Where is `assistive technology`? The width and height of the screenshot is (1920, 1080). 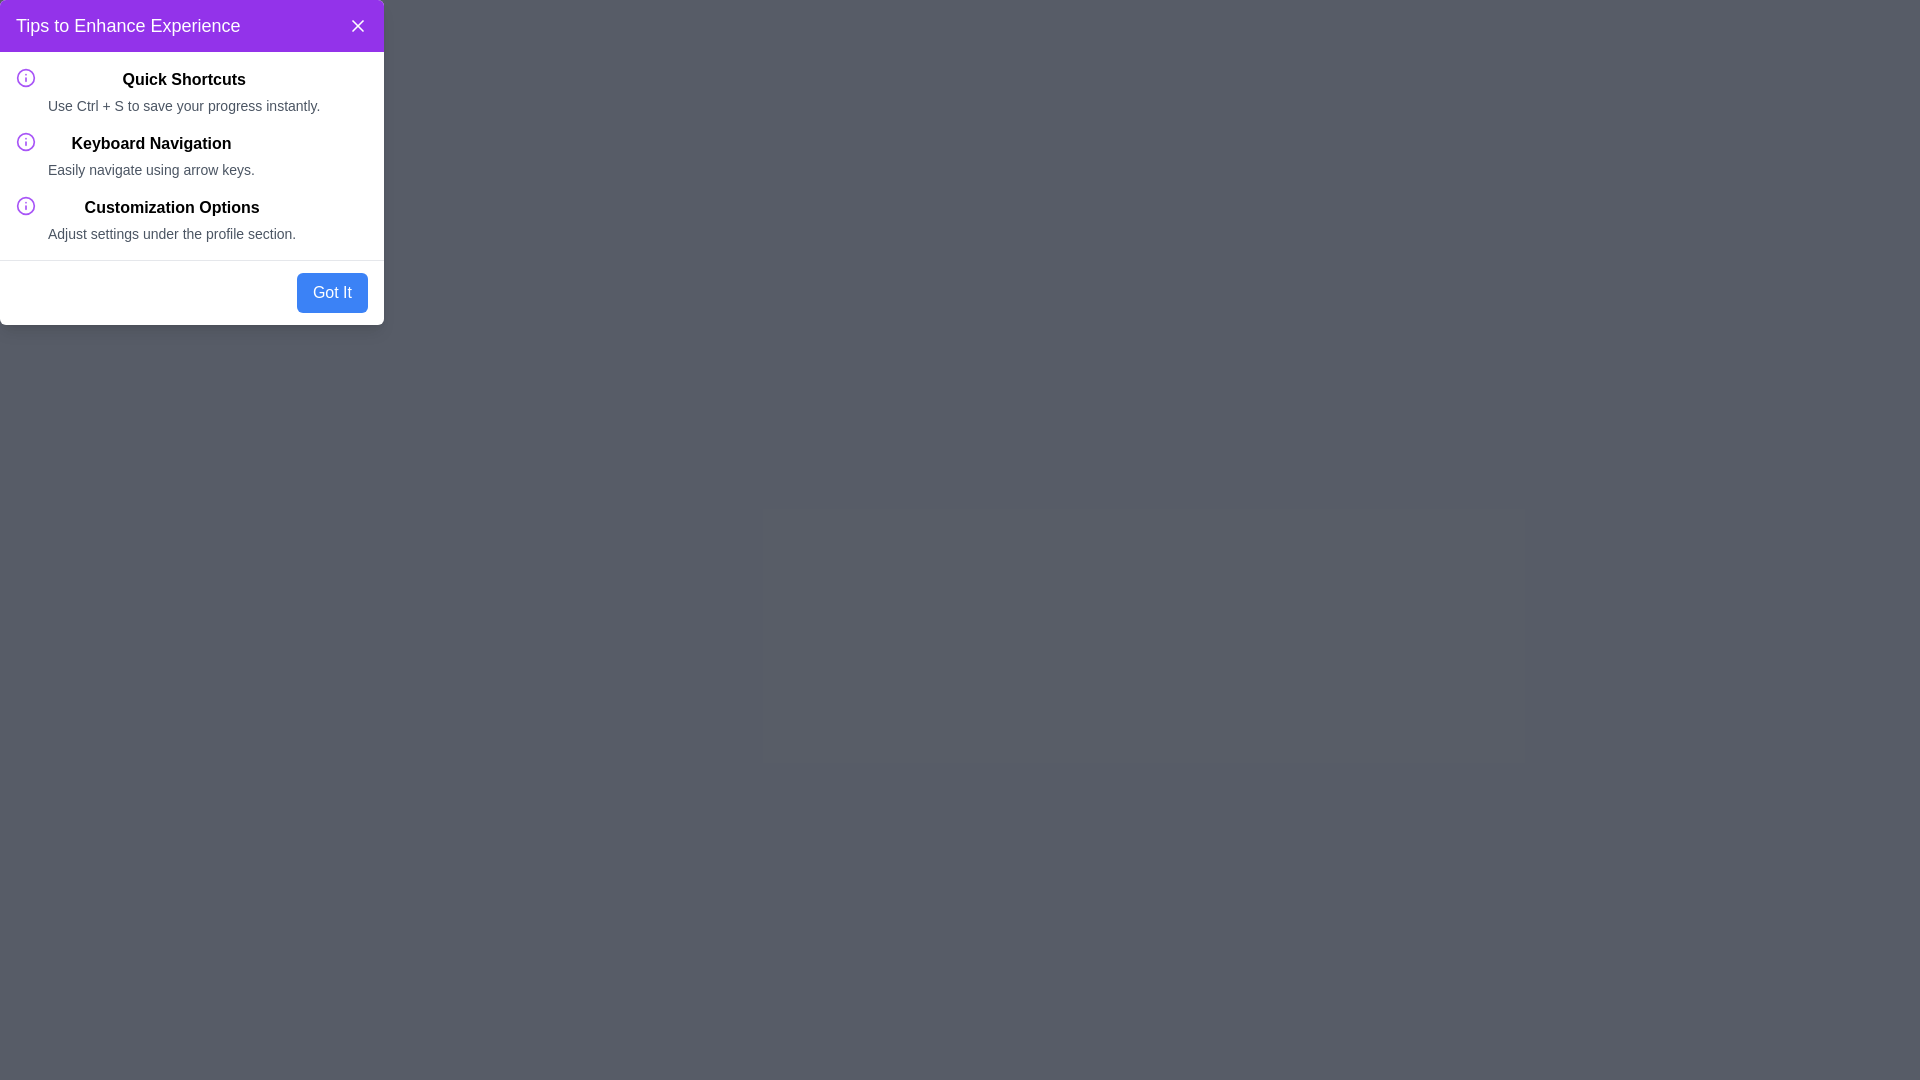
assistive technology is located at coordinates (25, 141).